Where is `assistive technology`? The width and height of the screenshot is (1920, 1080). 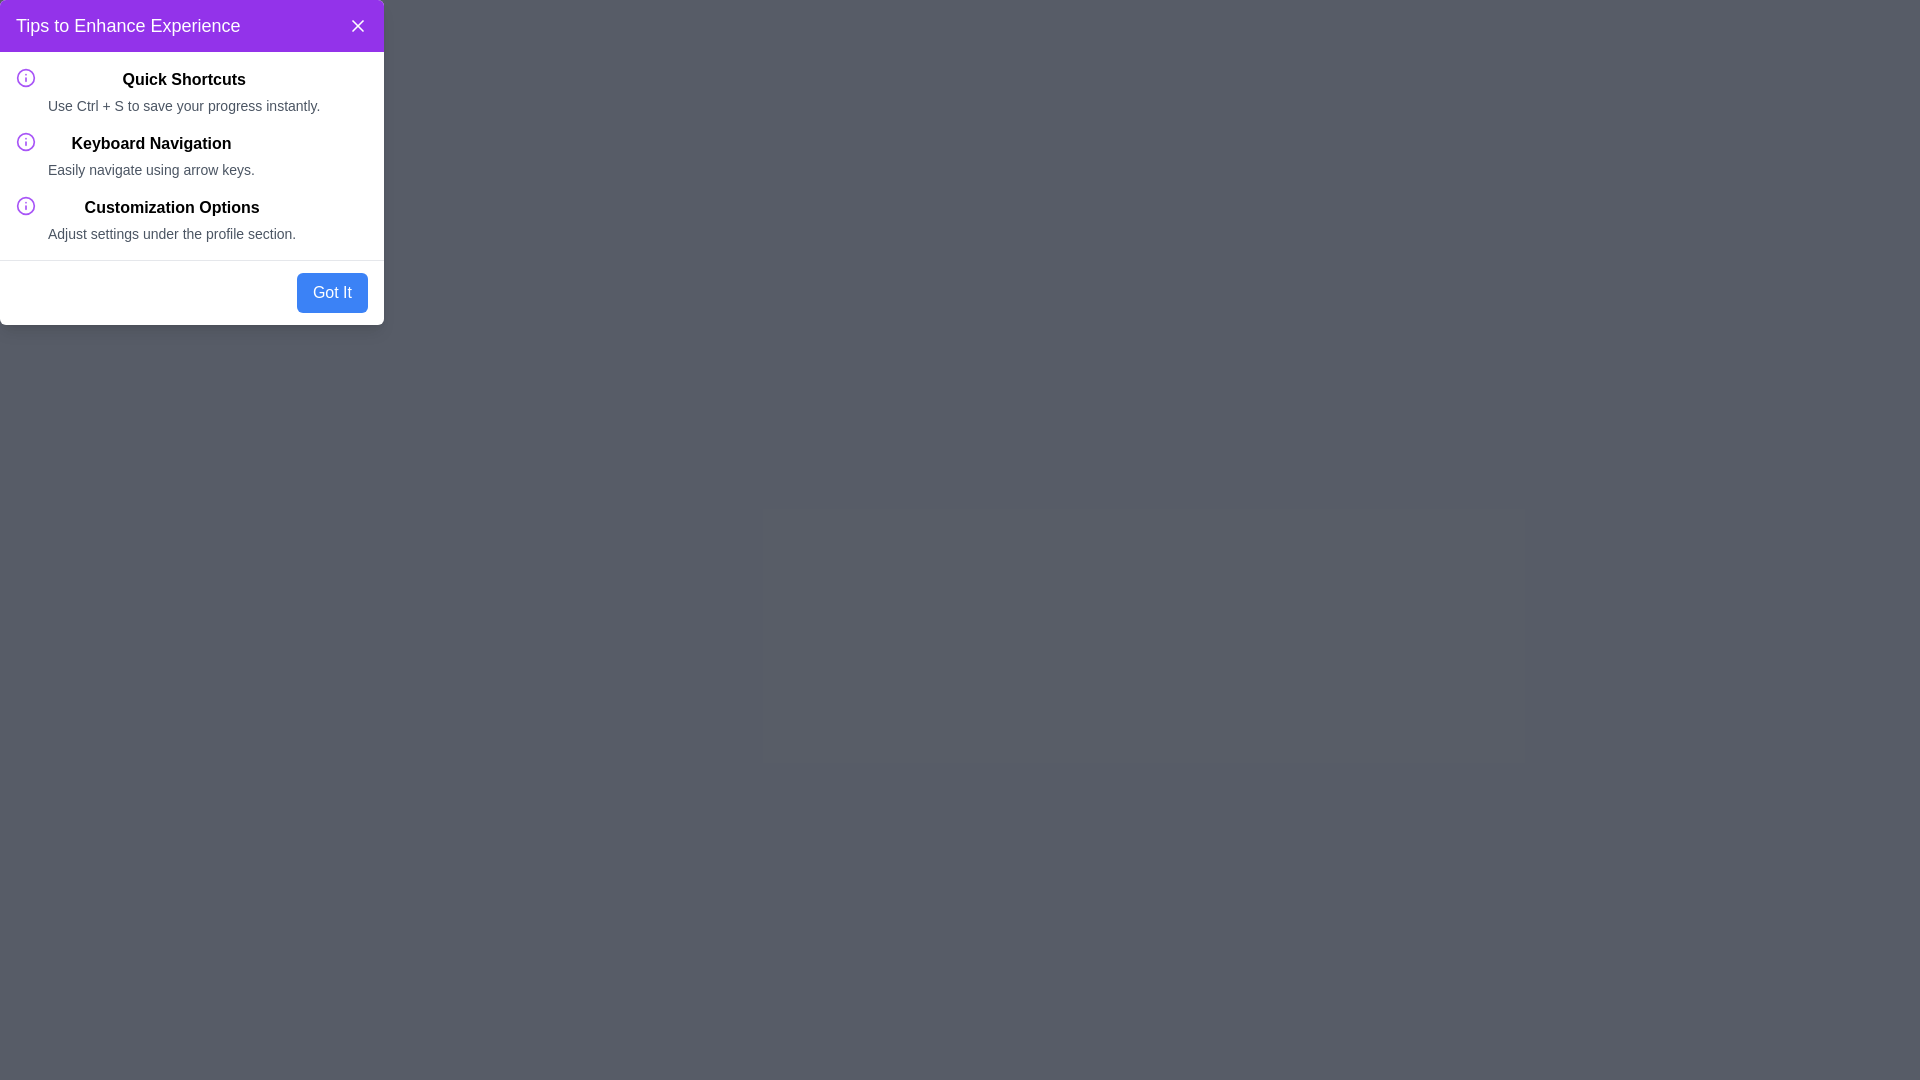
assistive technology is located at coordinates (25, 141).